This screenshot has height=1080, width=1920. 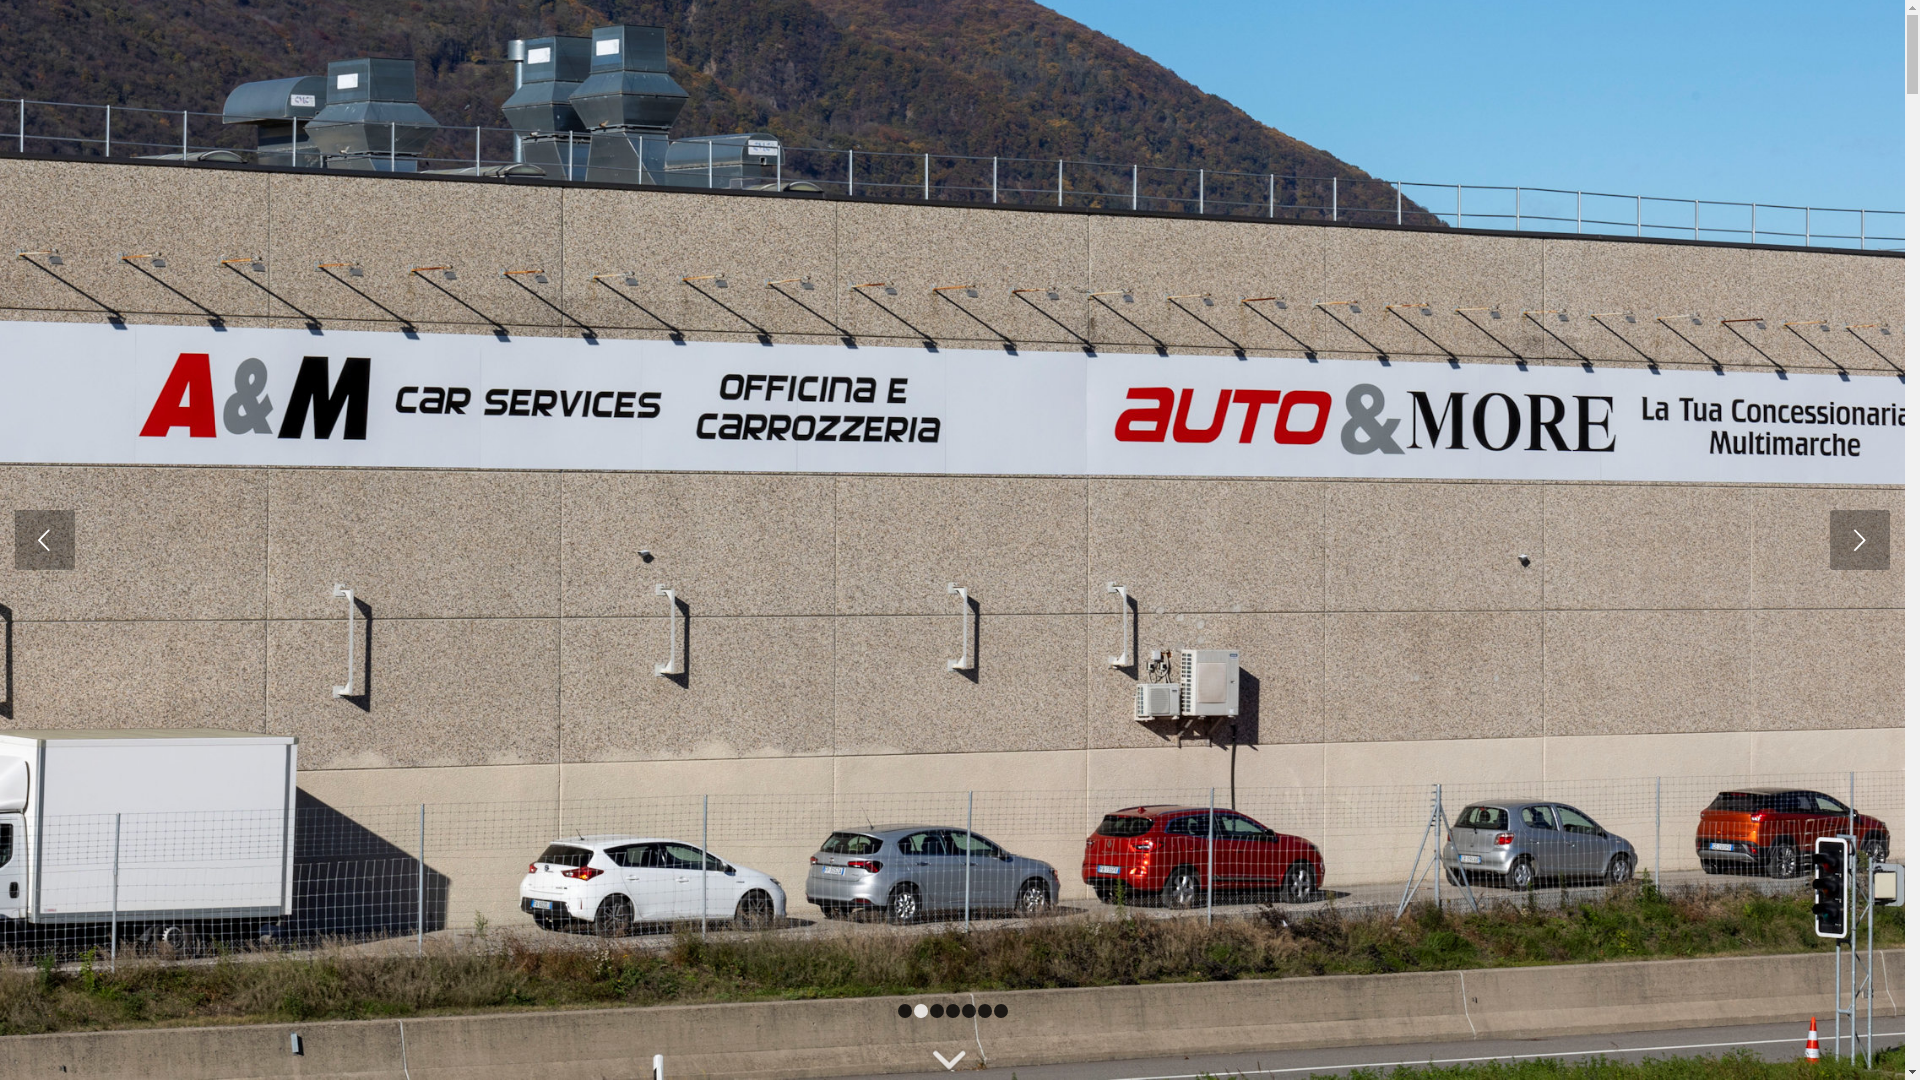 What do you see at coordinates (944, 1010) in the screenshot?
I see `'4'` at bounding box center [944, 1010].